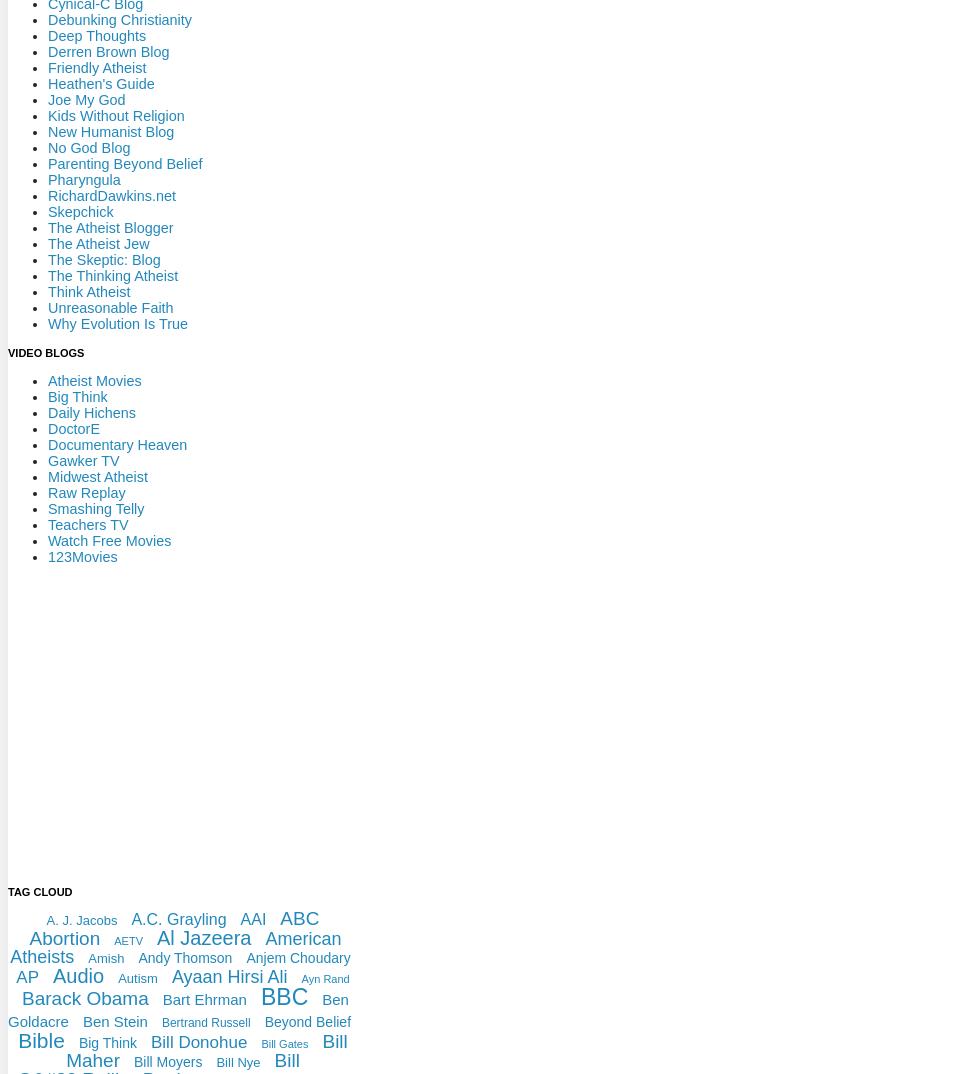 The width and height of the screenshot is (978, 1074). I want to click on 'Debunking Christianity', so click(119, 18).